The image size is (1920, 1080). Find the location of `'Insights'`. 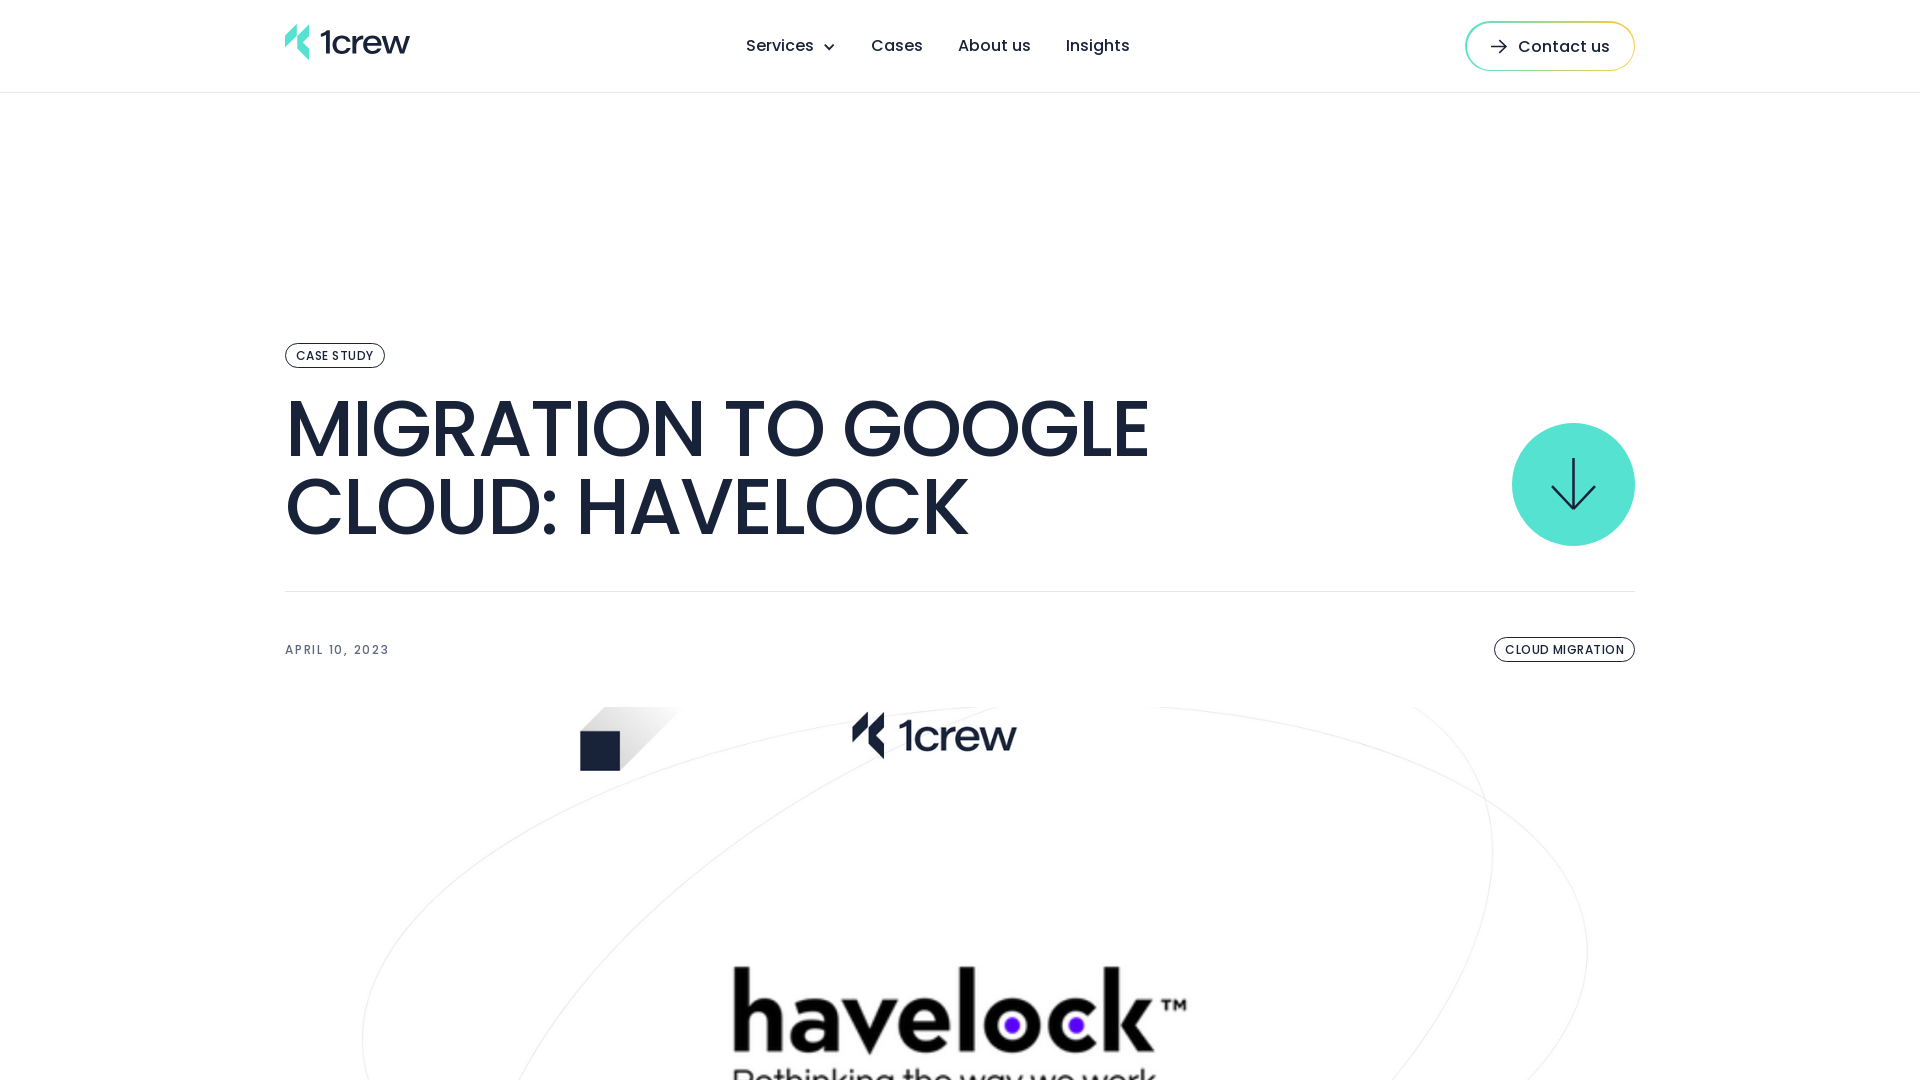

'Insights' is located at coordinates (1097, 45).